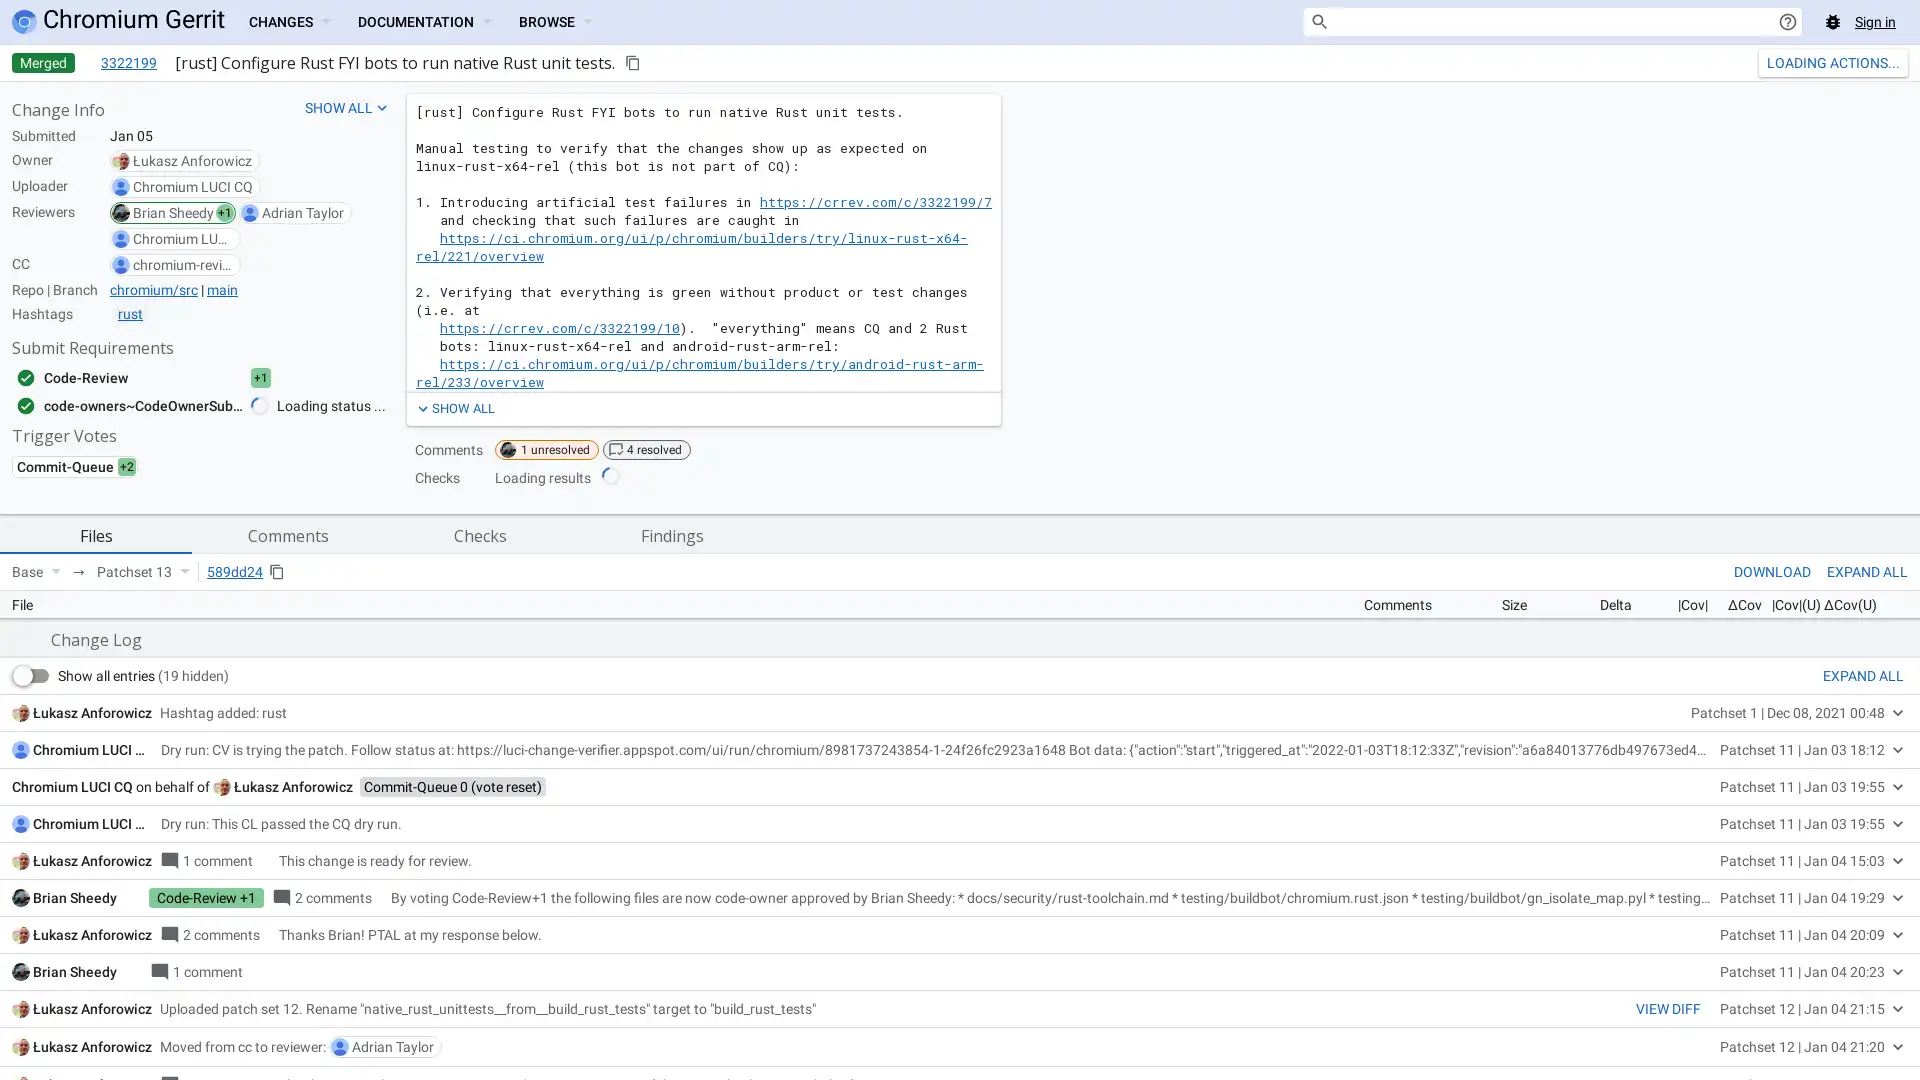 Image resolution: width=1920 pixels, height=1080 pixels. I want to click on ukasz Anforowicz, so click(91, 987).